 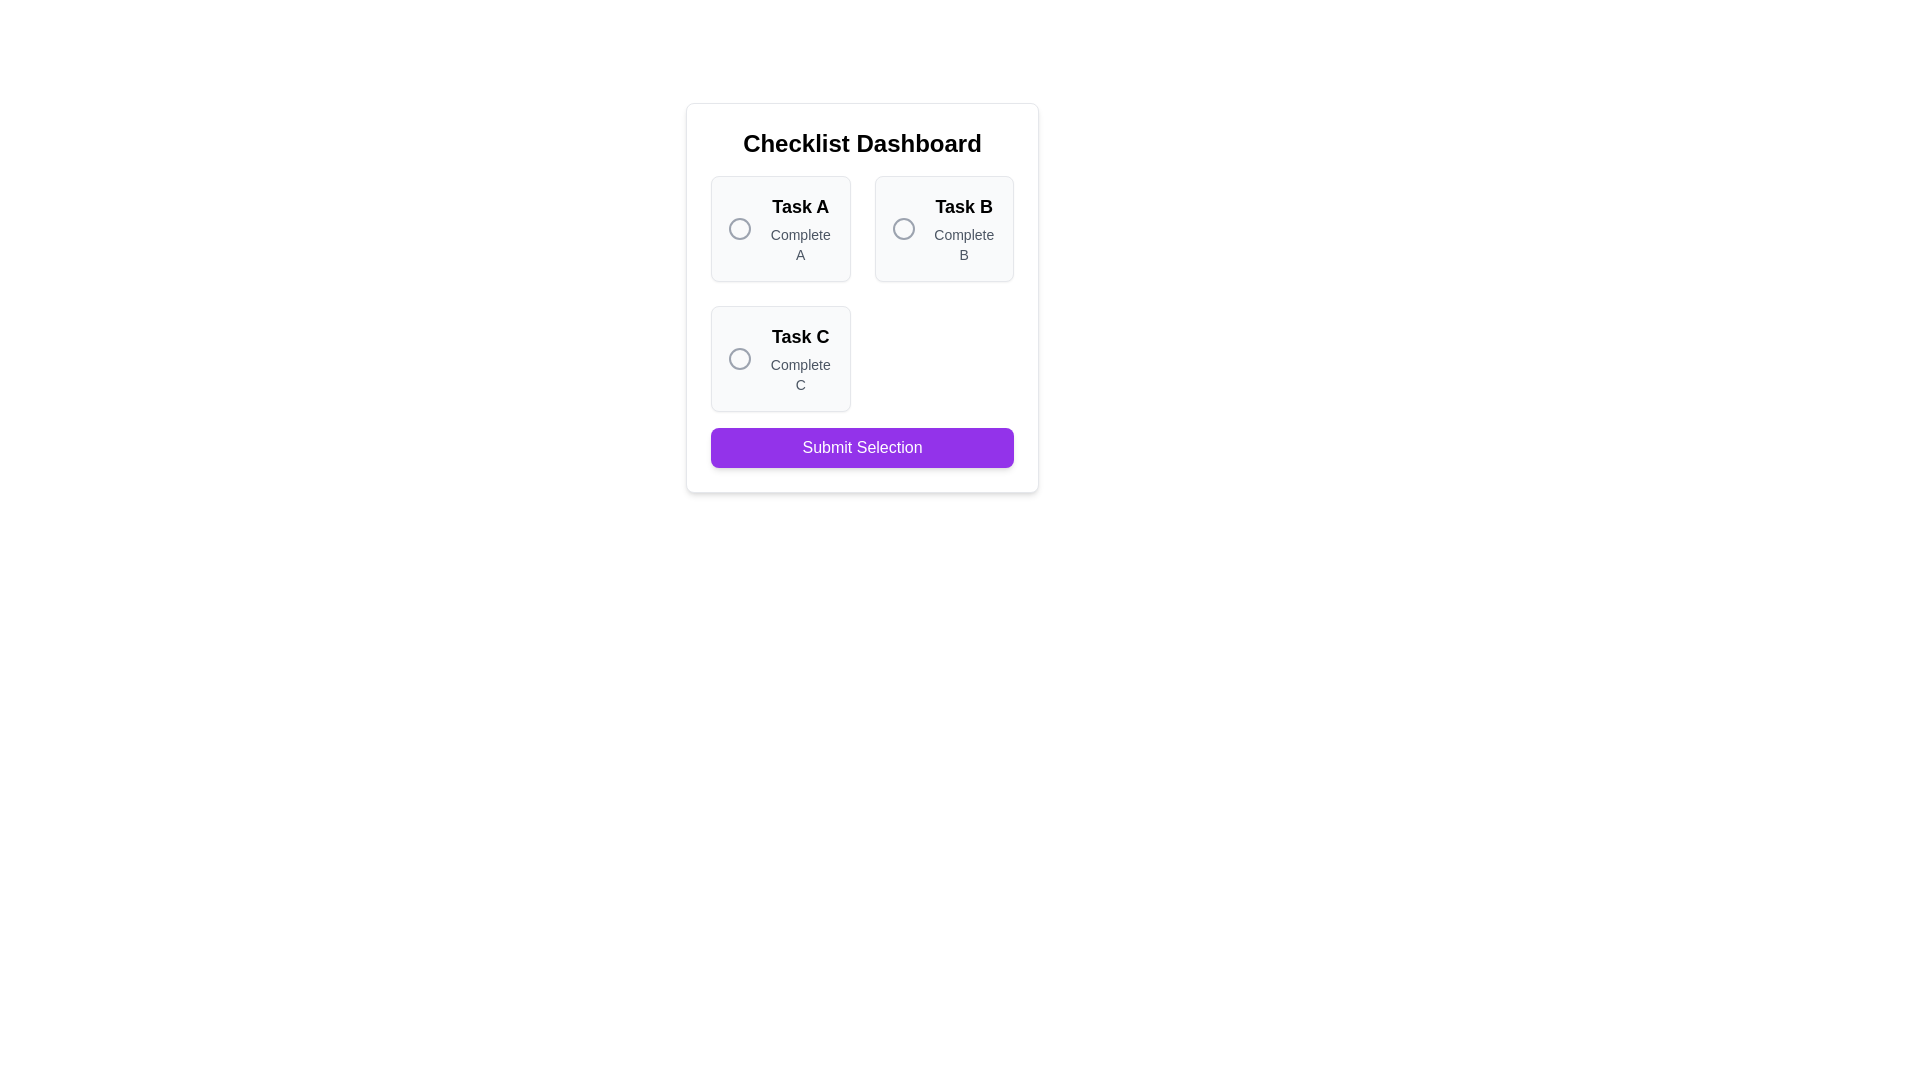 I want to click on the circular indicator outlined with a thin black stroke, located centrally within the 'Task B' card in the second column of the top row of the 'Checklist Dashboard', so click(x=902, y=227).